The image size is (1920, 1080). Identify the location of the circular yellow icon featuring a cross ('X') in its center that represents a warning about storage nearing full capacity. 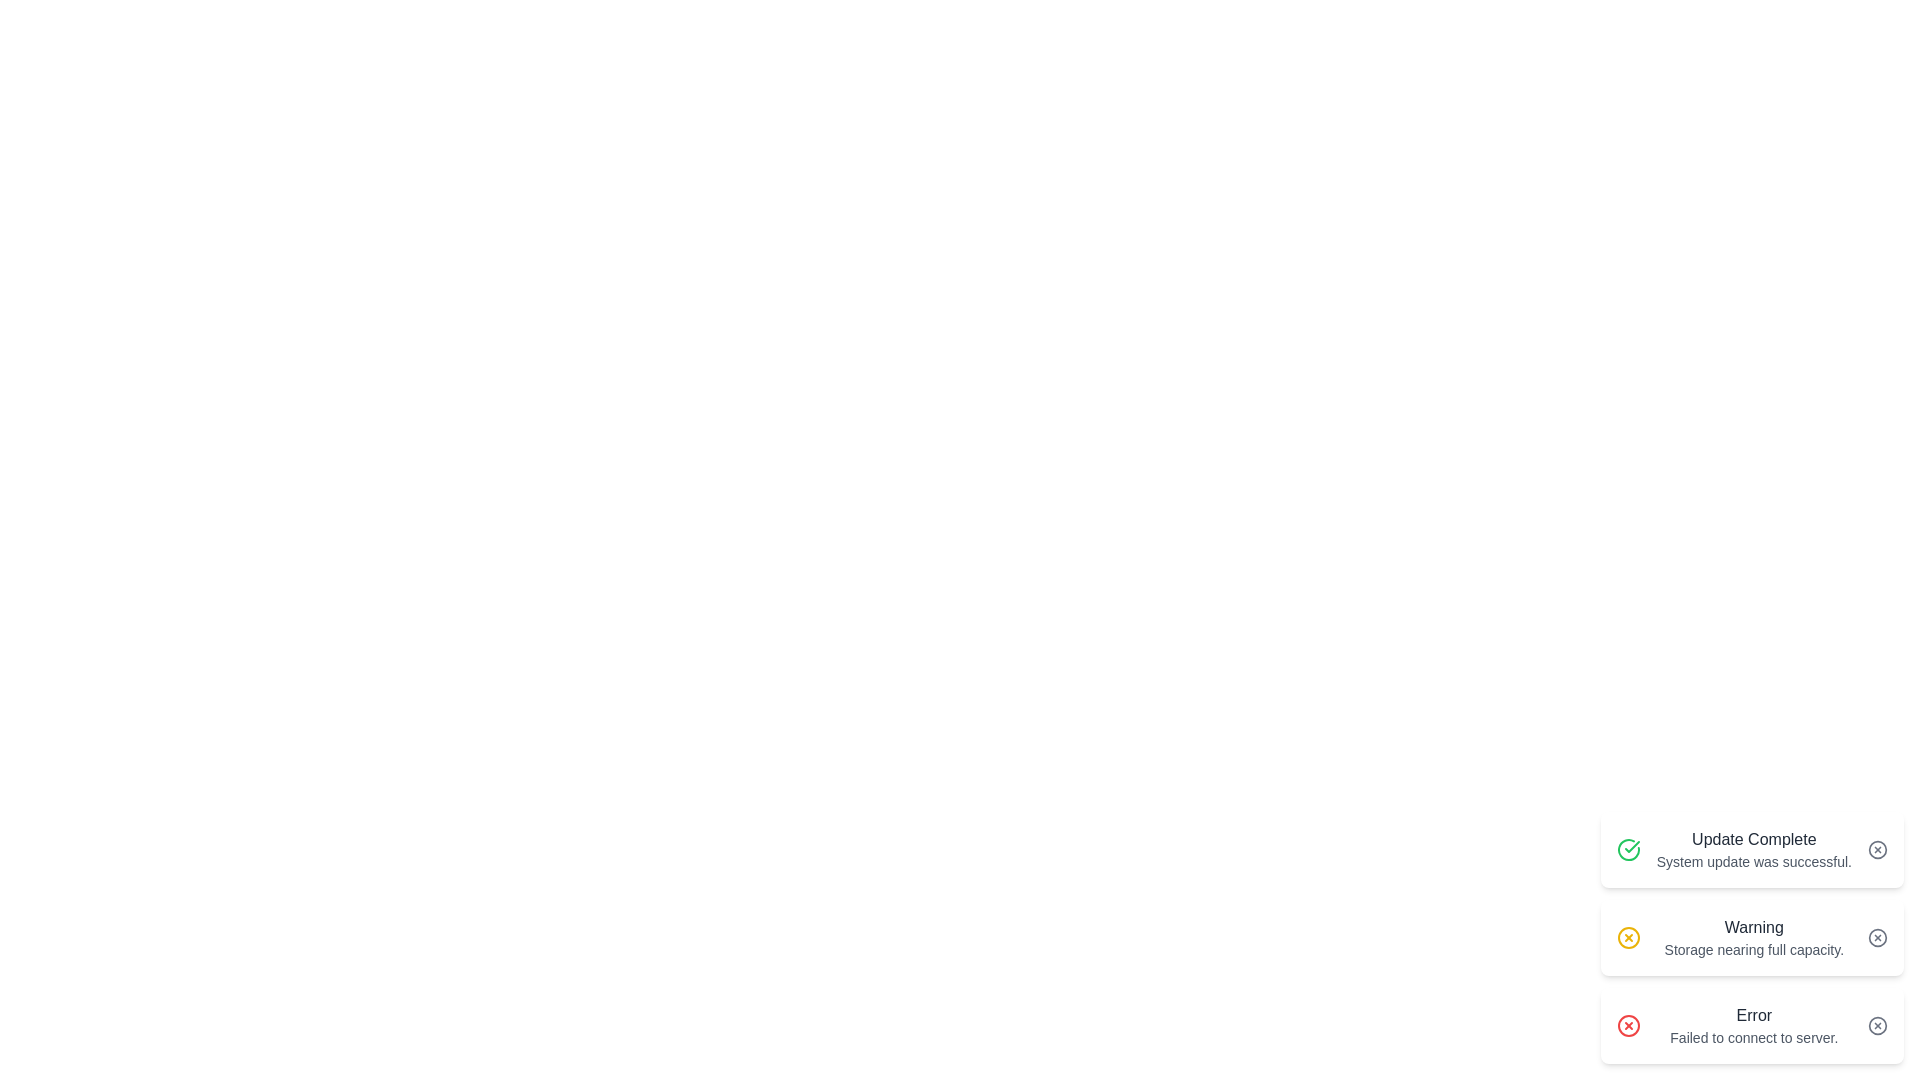
(1628, 937).